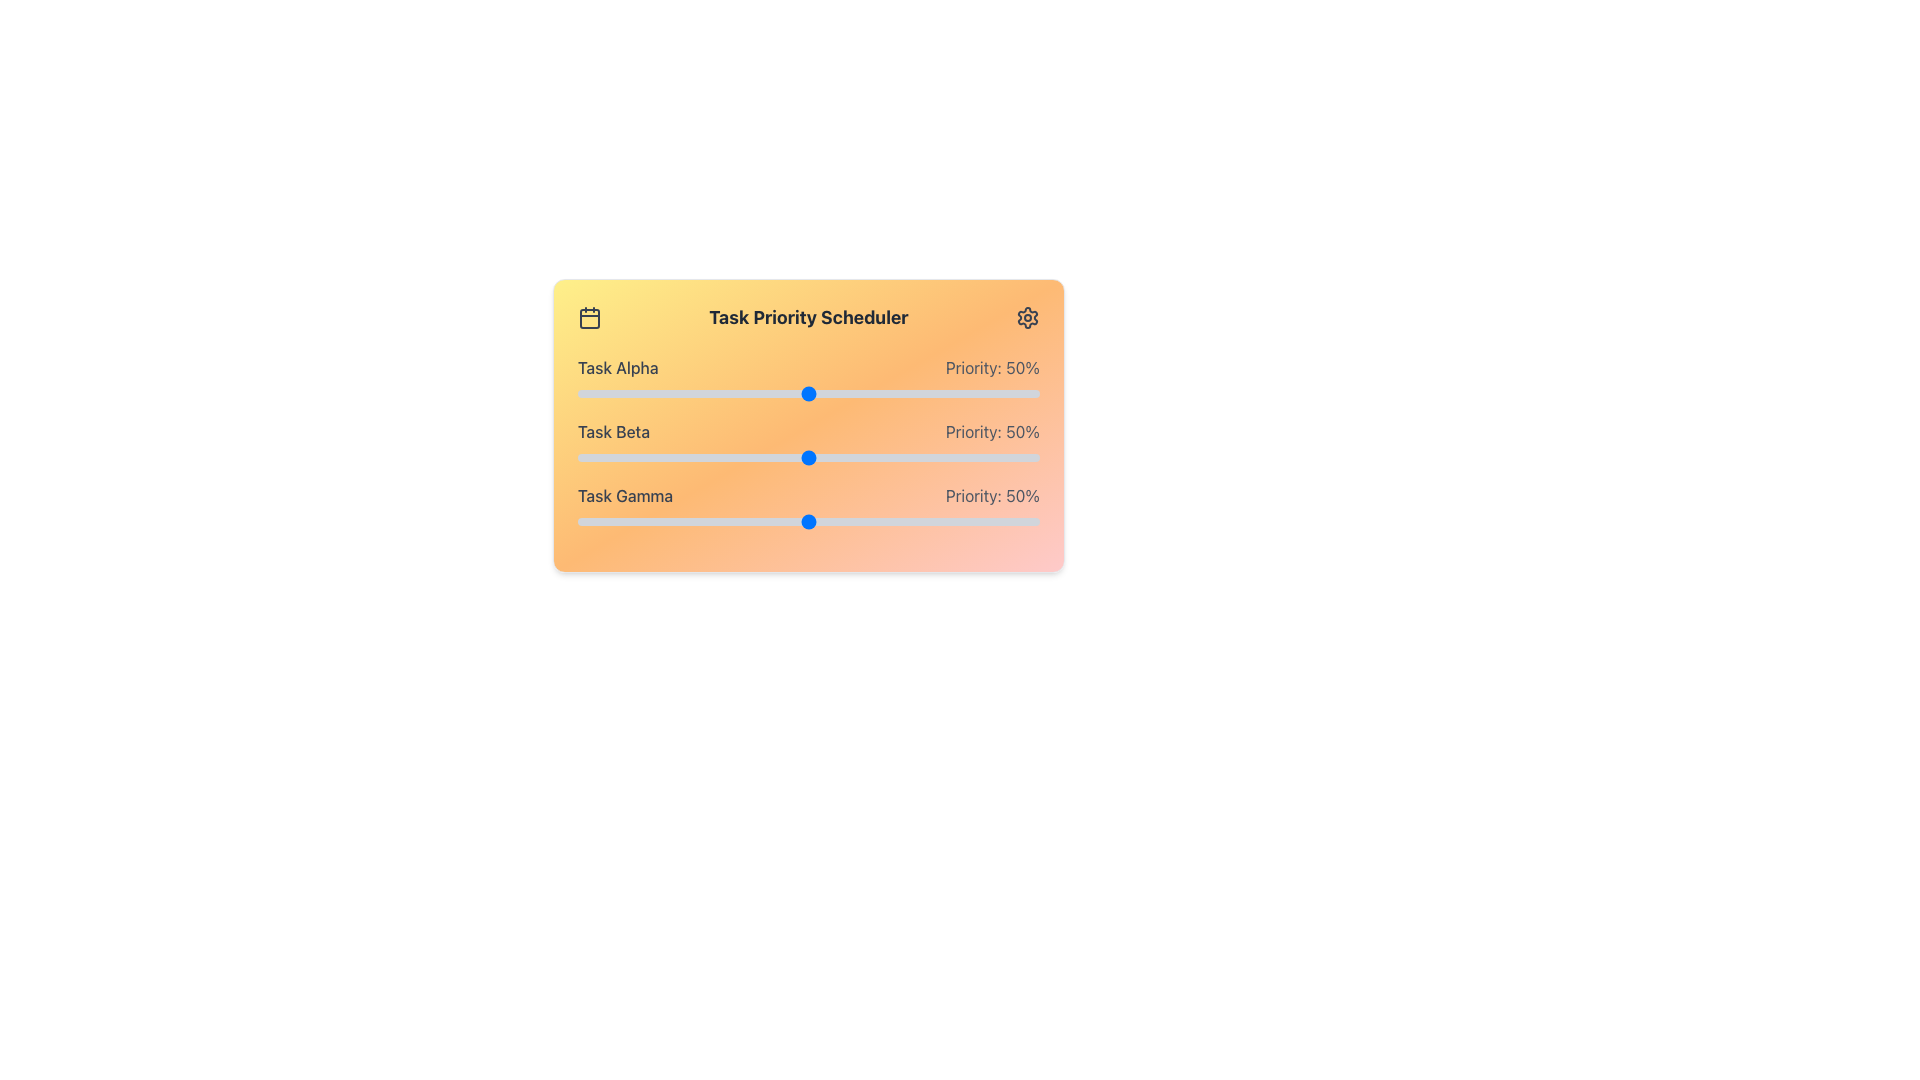 This screenshot has width=1920, height=1080. I want to click on the priority value of Task Gamma, so click(836, 495).